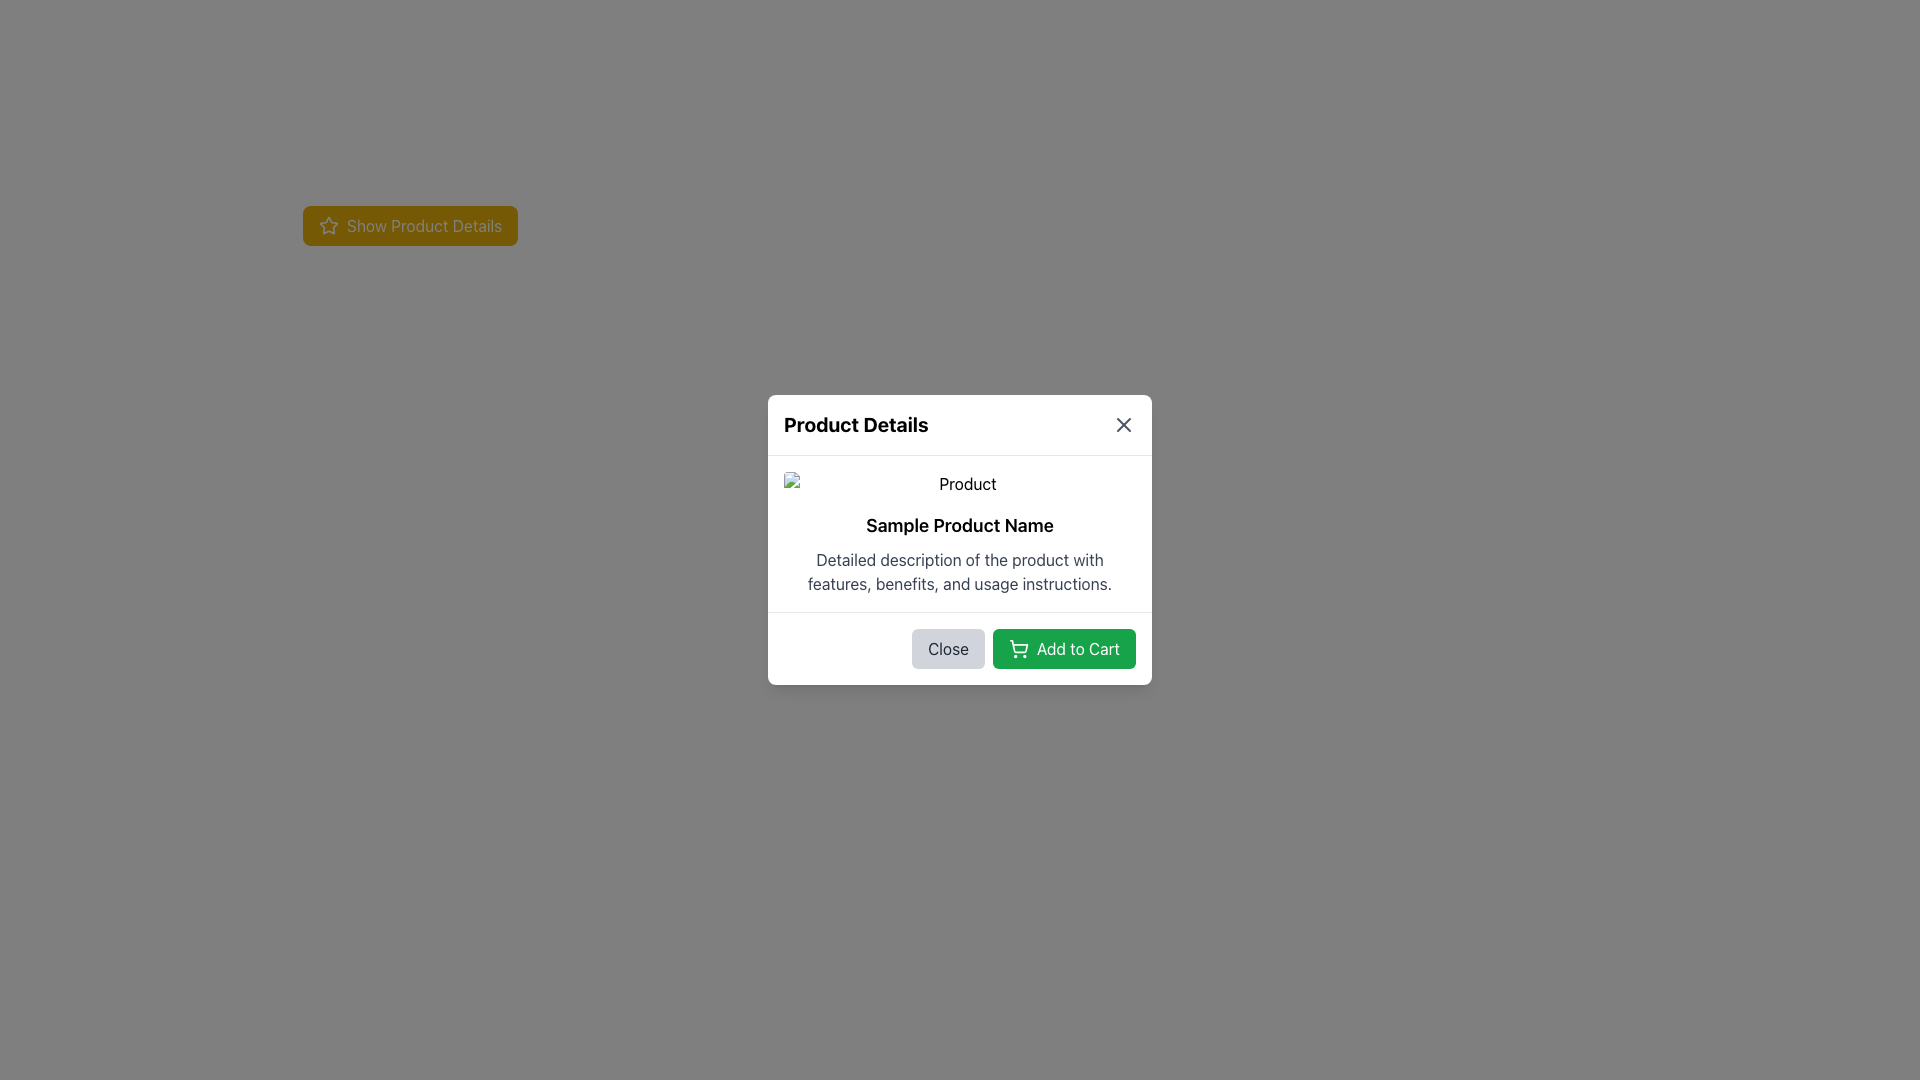 This screenshot has height=1080, width=1920. What do you see at coordinates (329, 225) in the screenshot?
I see `the star icon located to the left of the 'Show Product Details' text in the yellow rounded button` at bounding box center [329, 225].